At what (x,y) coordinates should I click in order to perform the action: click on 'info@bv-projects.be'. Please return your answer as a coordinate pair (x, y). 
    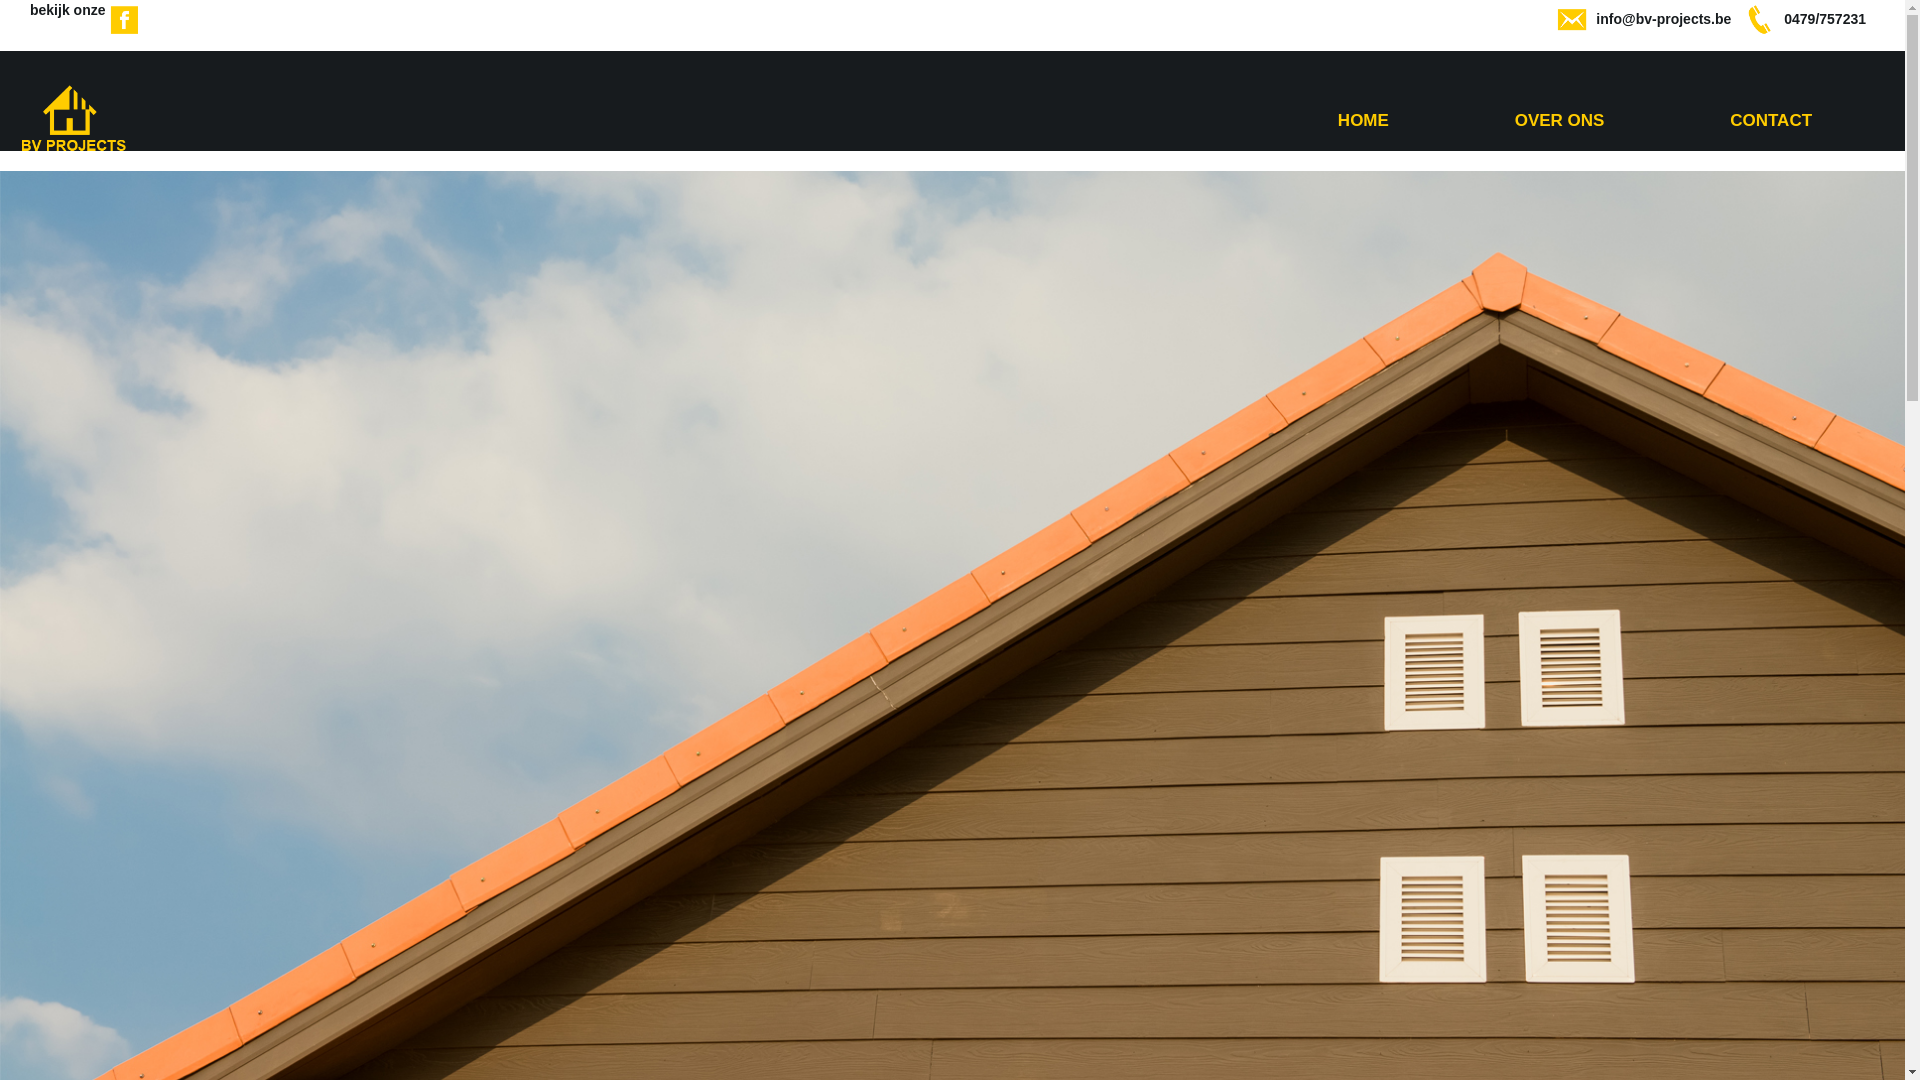
    Looking at the image, I should click on (1663, 19).